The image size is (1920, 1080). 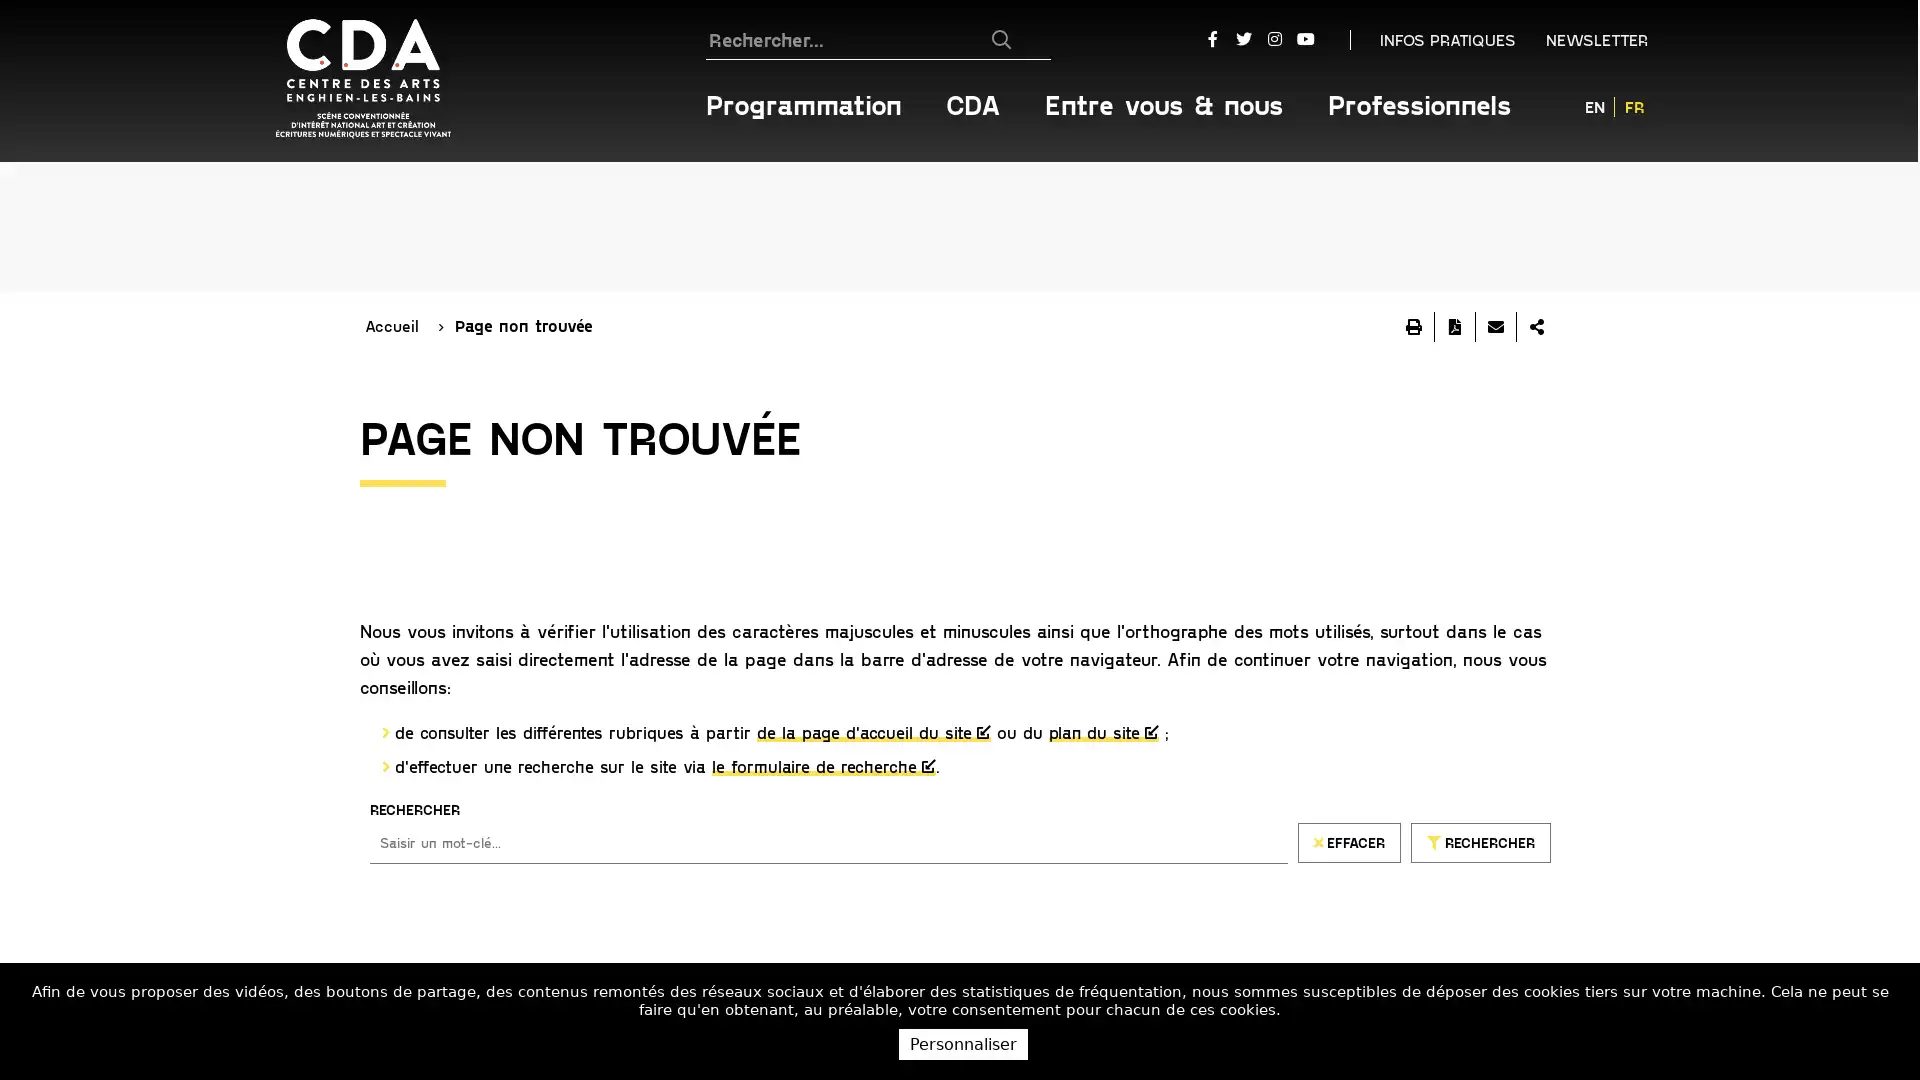 I want to click on Imprimer cette page, so click(x=1413, y=196).